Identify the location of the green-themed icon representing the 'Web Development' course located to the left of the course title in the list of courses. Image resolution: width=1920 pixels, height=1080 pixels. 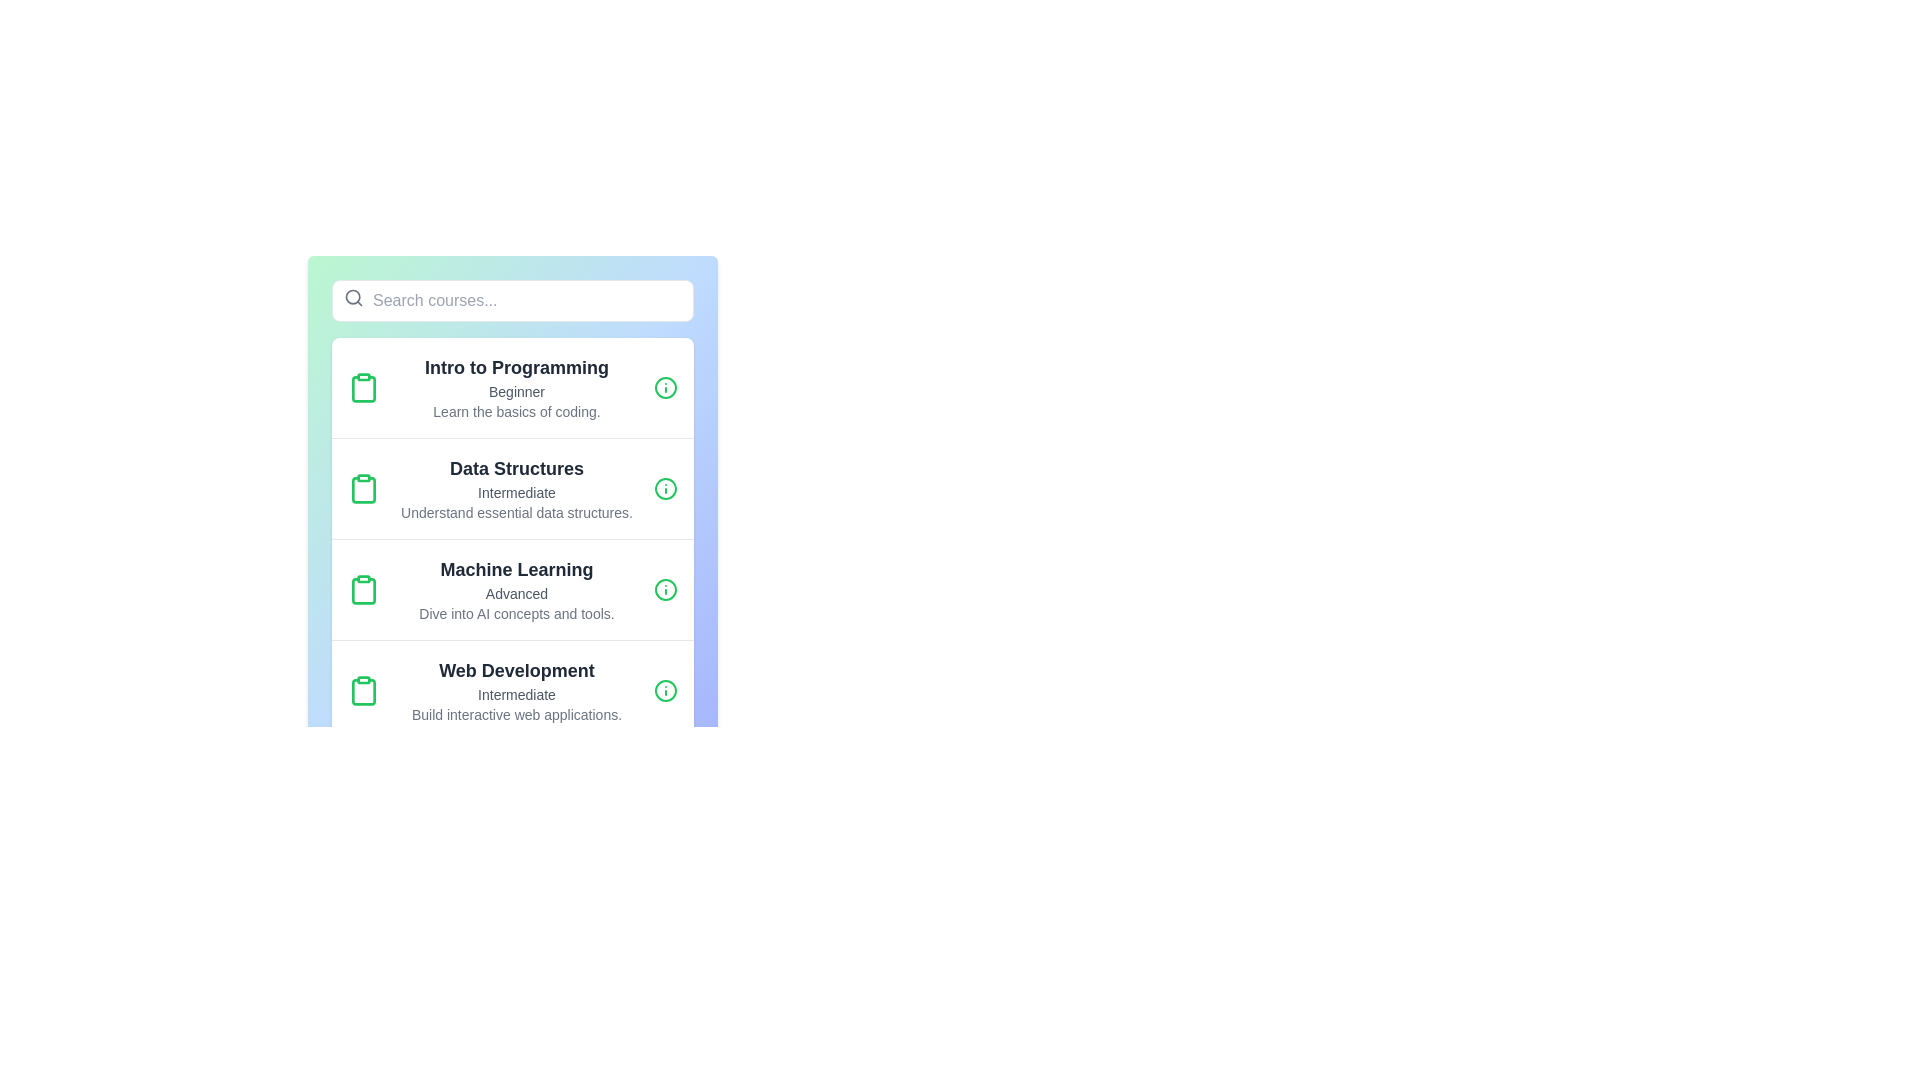
(364, 689).